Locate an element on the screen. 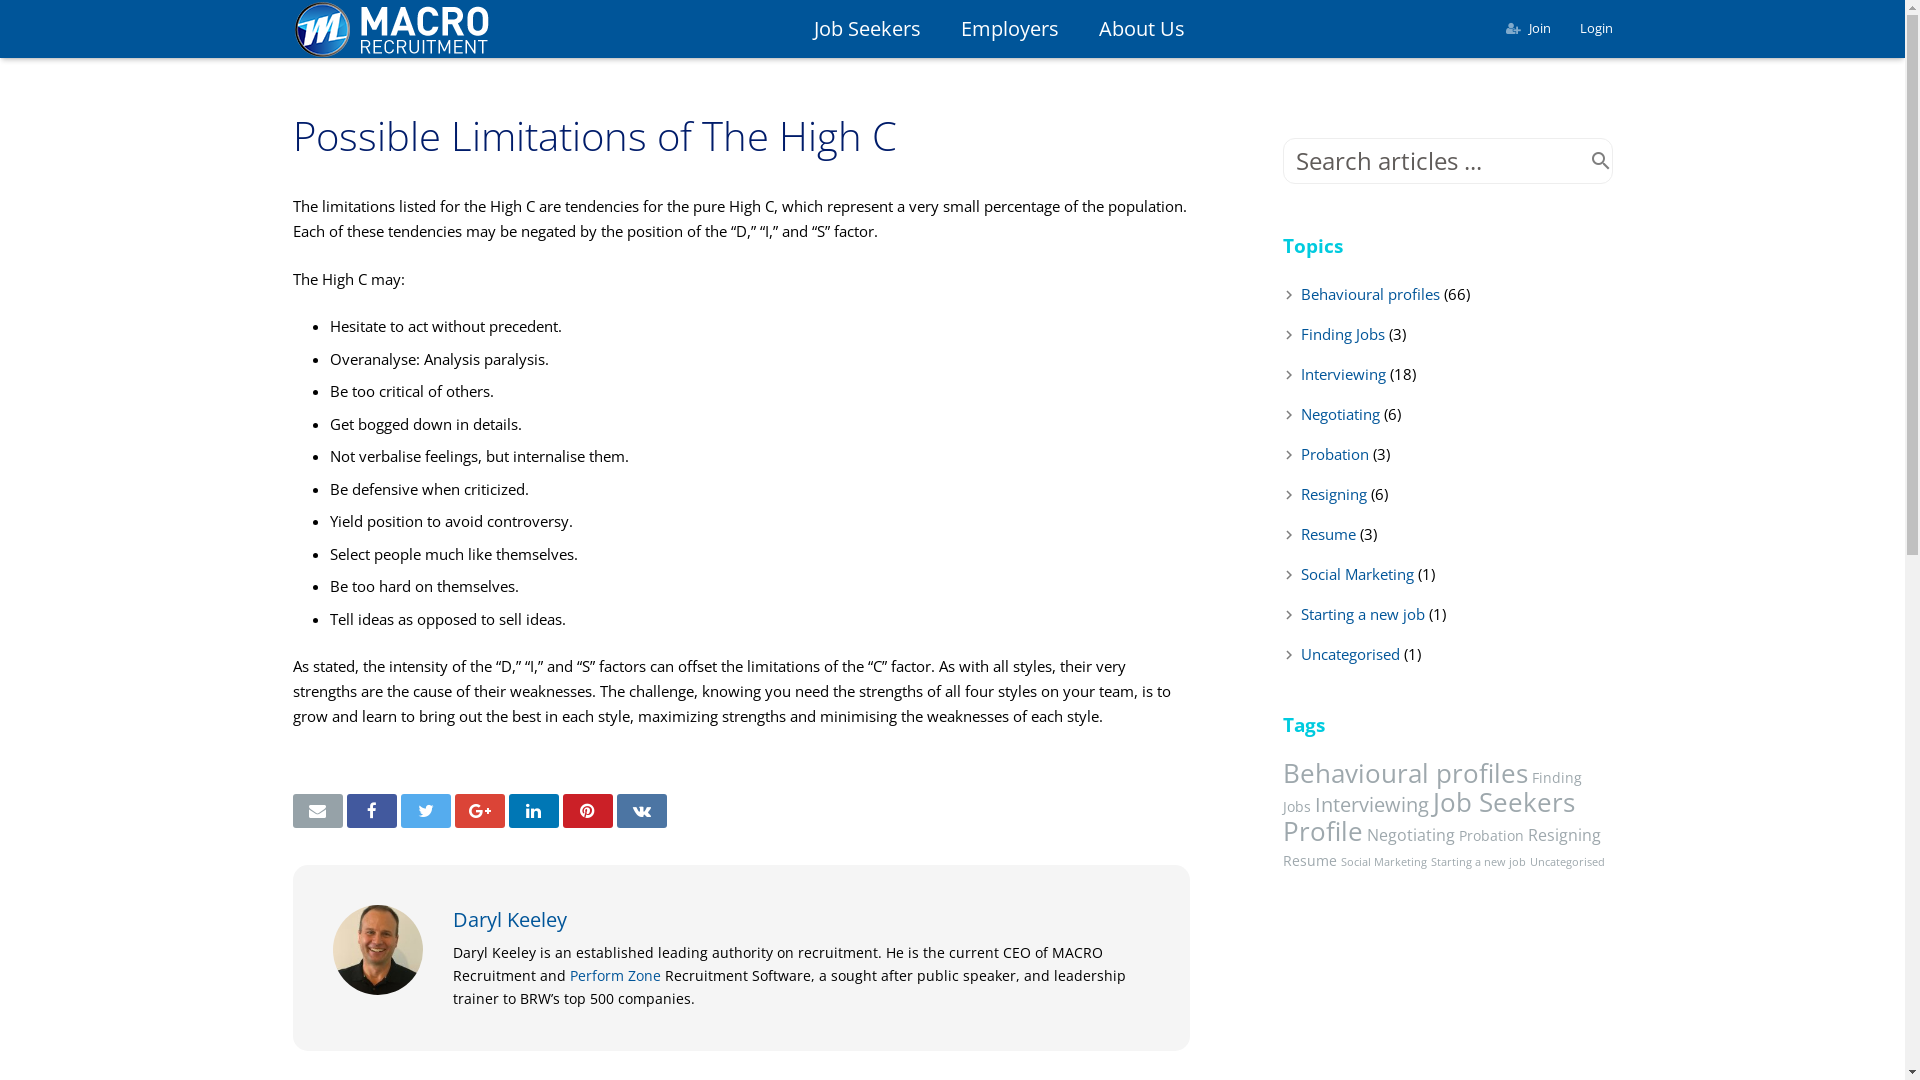 Image resolution: width=1920 pixels, height=1080 pixels. 'Resigning' is located at coordinates (1333, 493).